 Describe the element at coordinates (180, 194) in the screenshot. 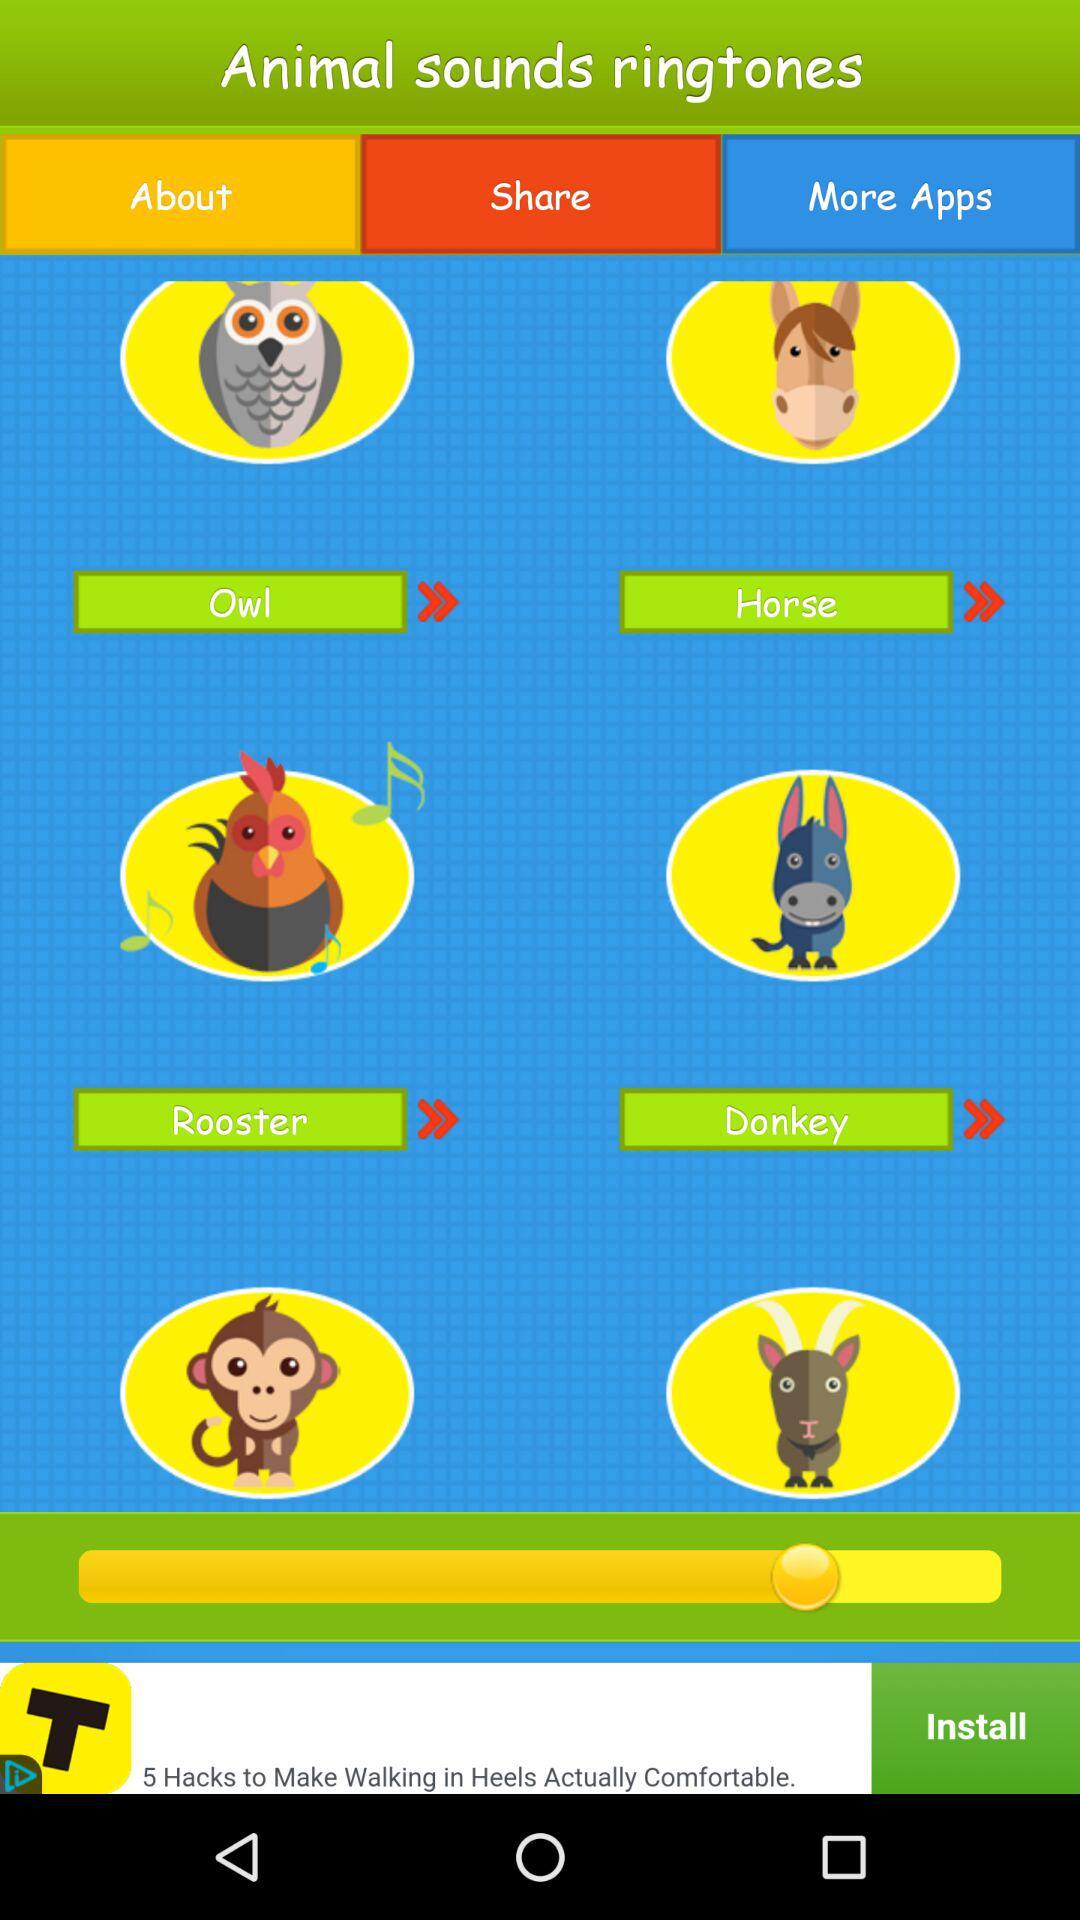

I see `the app below animal sounds ringtones` at that location.